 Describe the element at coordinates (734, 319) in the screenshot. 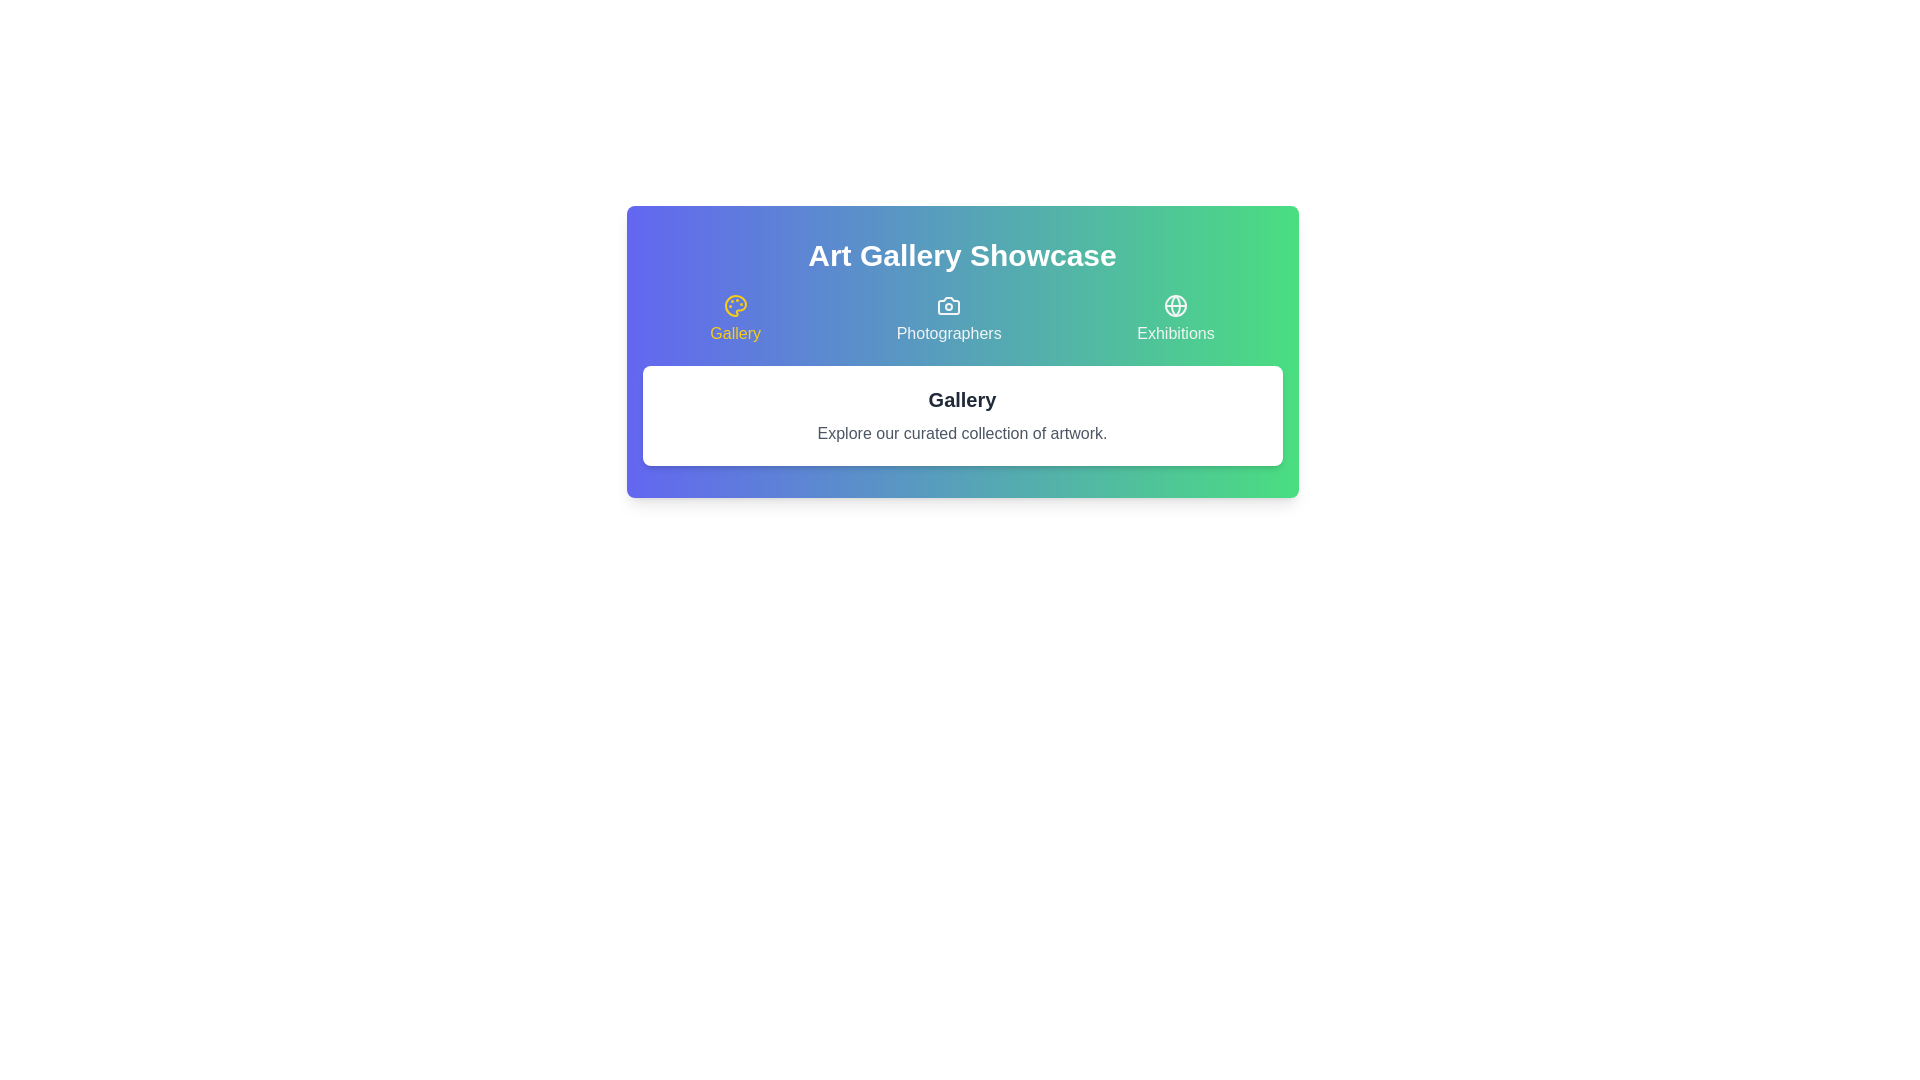

I see `the tab corresponding to Gallery` at that location.